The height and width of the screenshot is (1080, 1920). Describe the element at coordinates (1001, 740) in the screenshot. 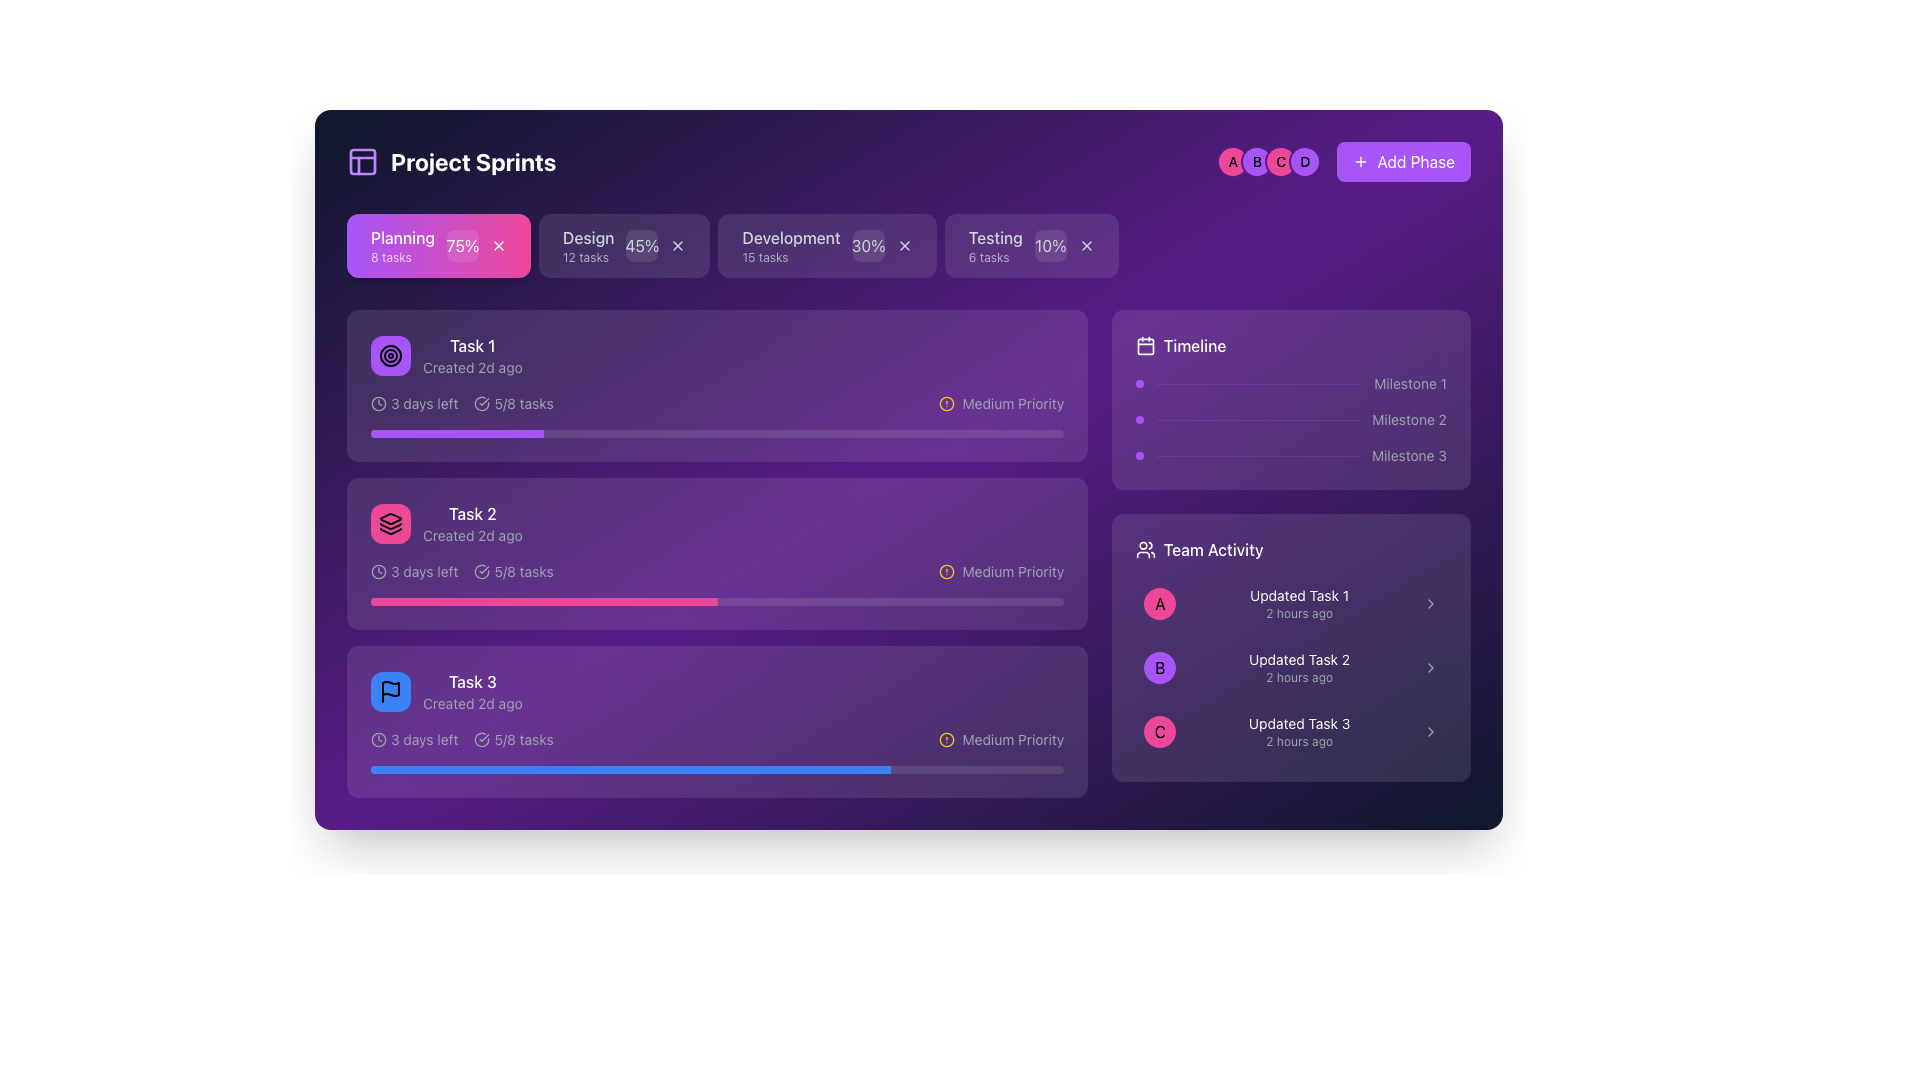

I see `the task's priority level by clicking on the 'Medium Priority' text next to the amber-colored icon with an exclamation mark` at that location.